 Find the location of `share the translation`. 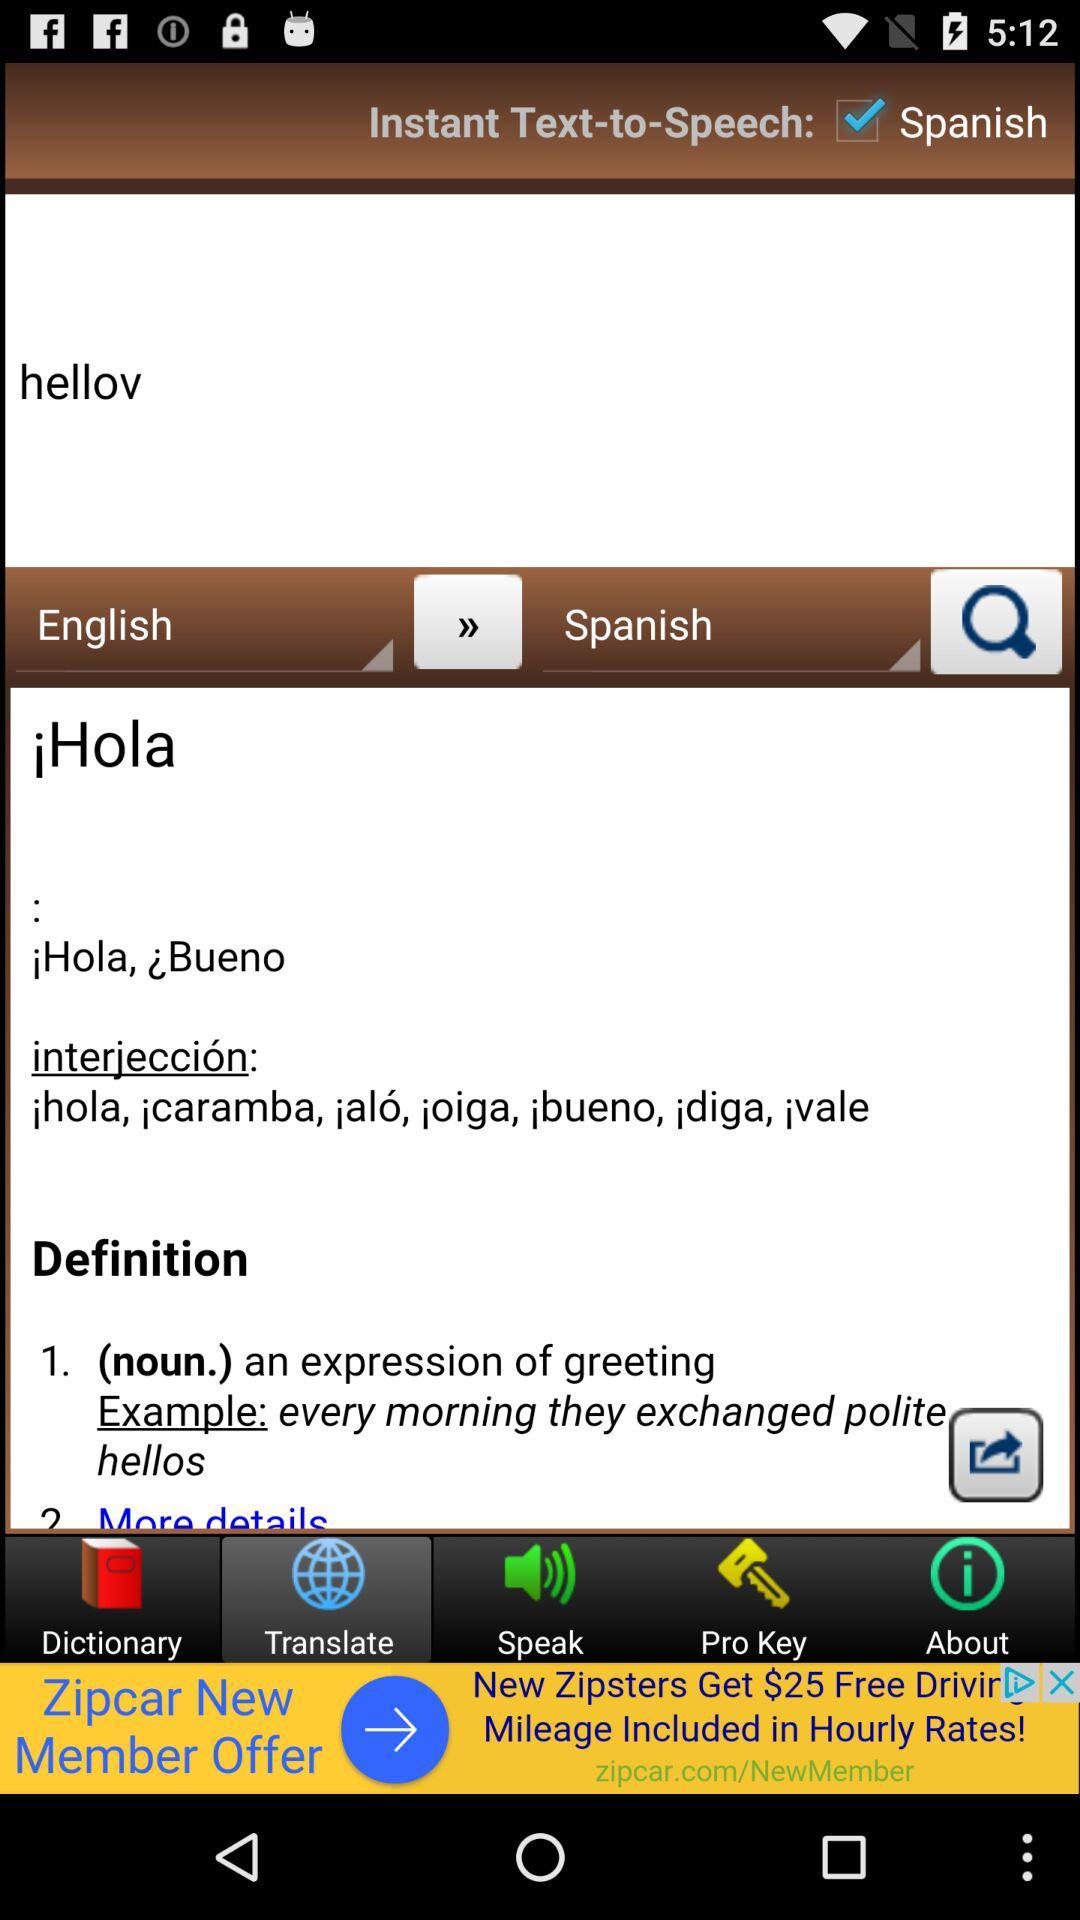

share the translation is located at coordinates (995, 1454).